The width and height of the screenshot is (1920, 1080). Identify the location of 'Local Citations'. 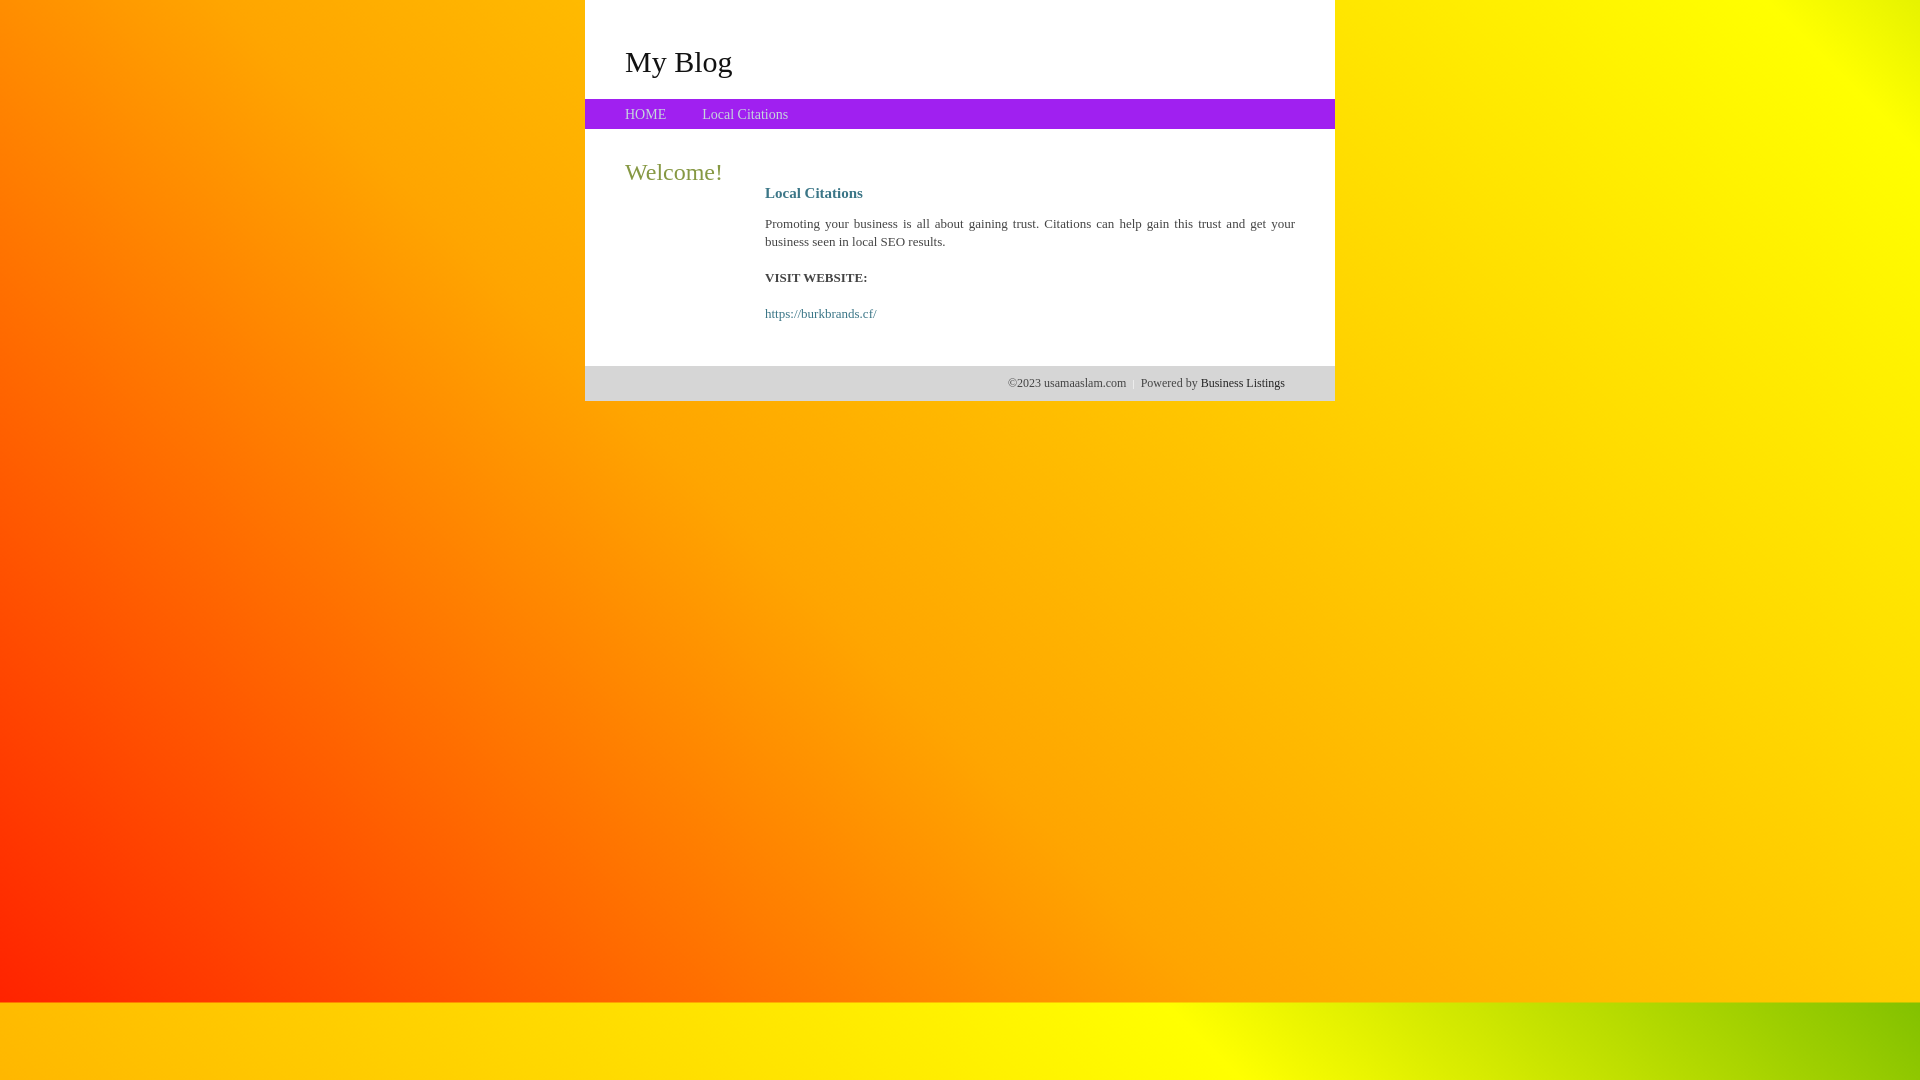
(743, 114).